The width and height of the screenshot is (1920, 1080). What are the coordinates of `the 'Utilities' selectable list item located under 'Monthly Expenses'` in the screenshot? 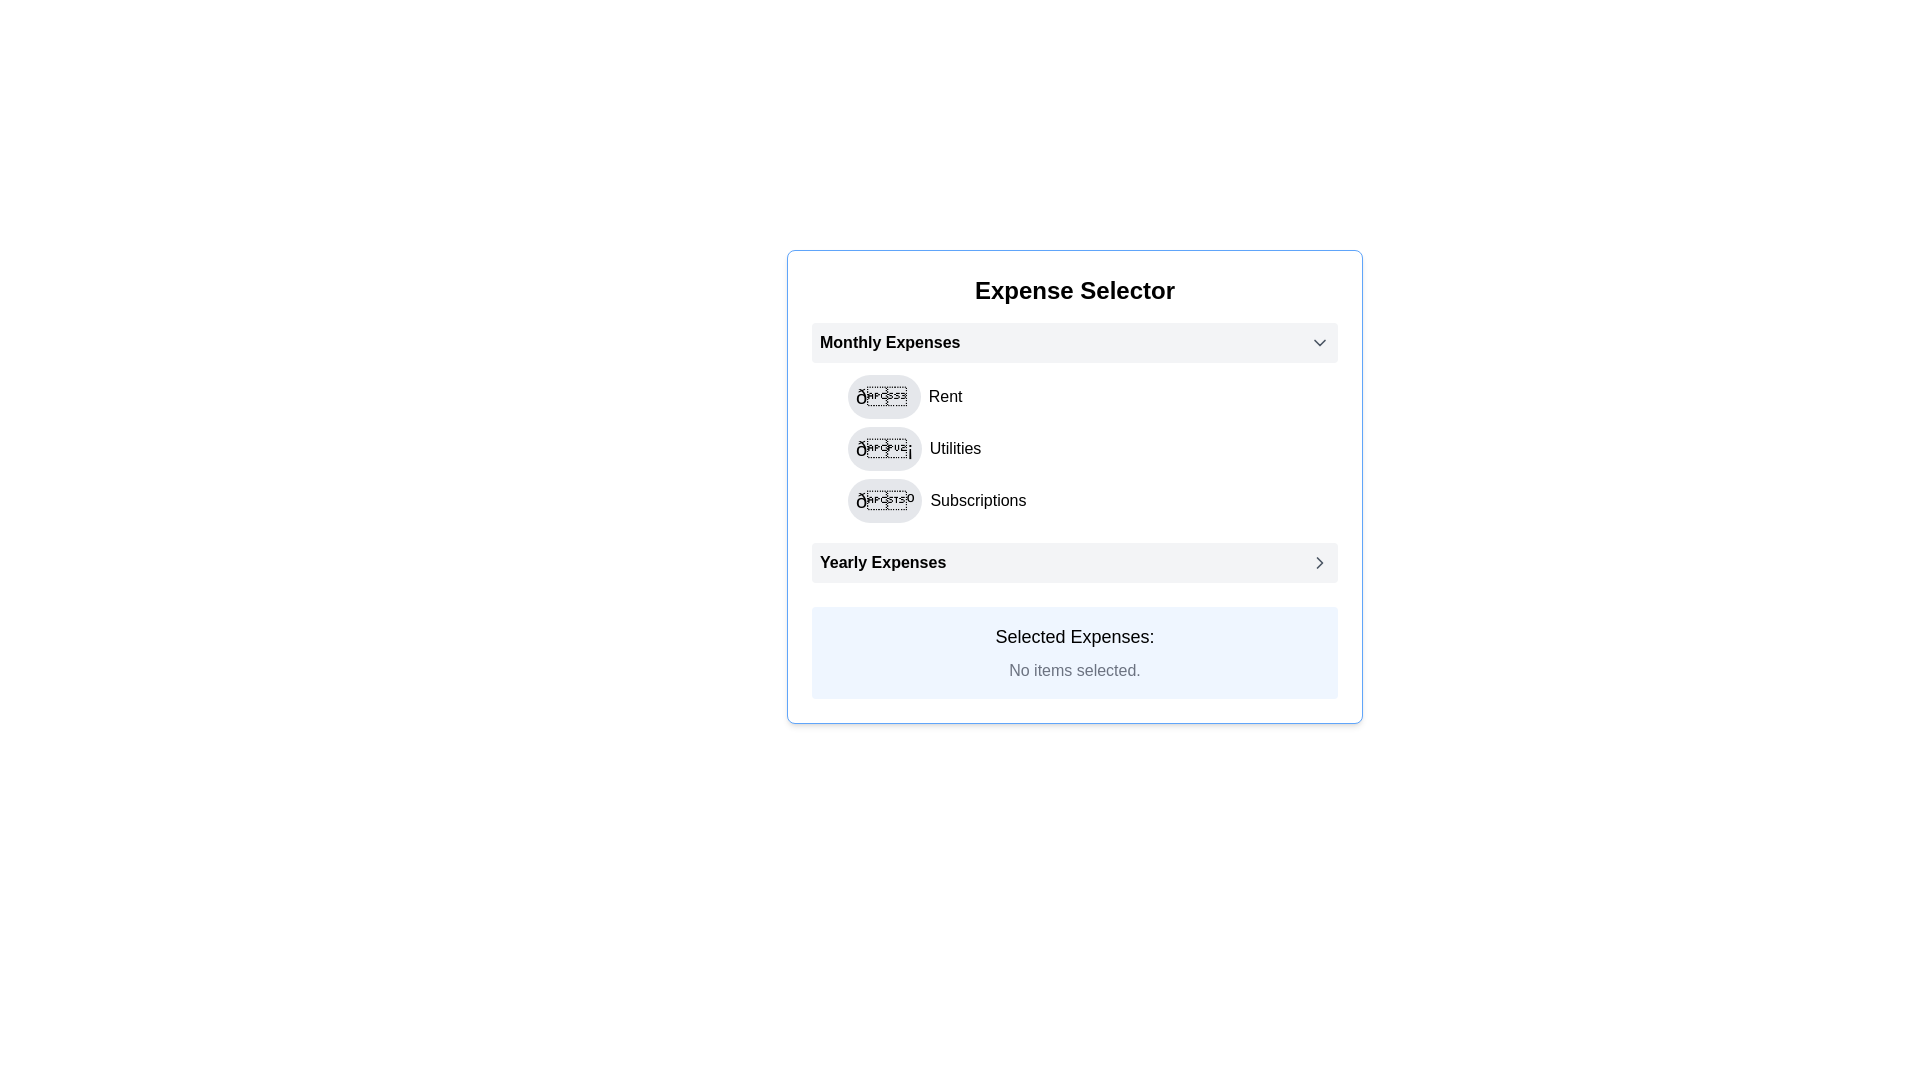 It's located at (1089, 447).